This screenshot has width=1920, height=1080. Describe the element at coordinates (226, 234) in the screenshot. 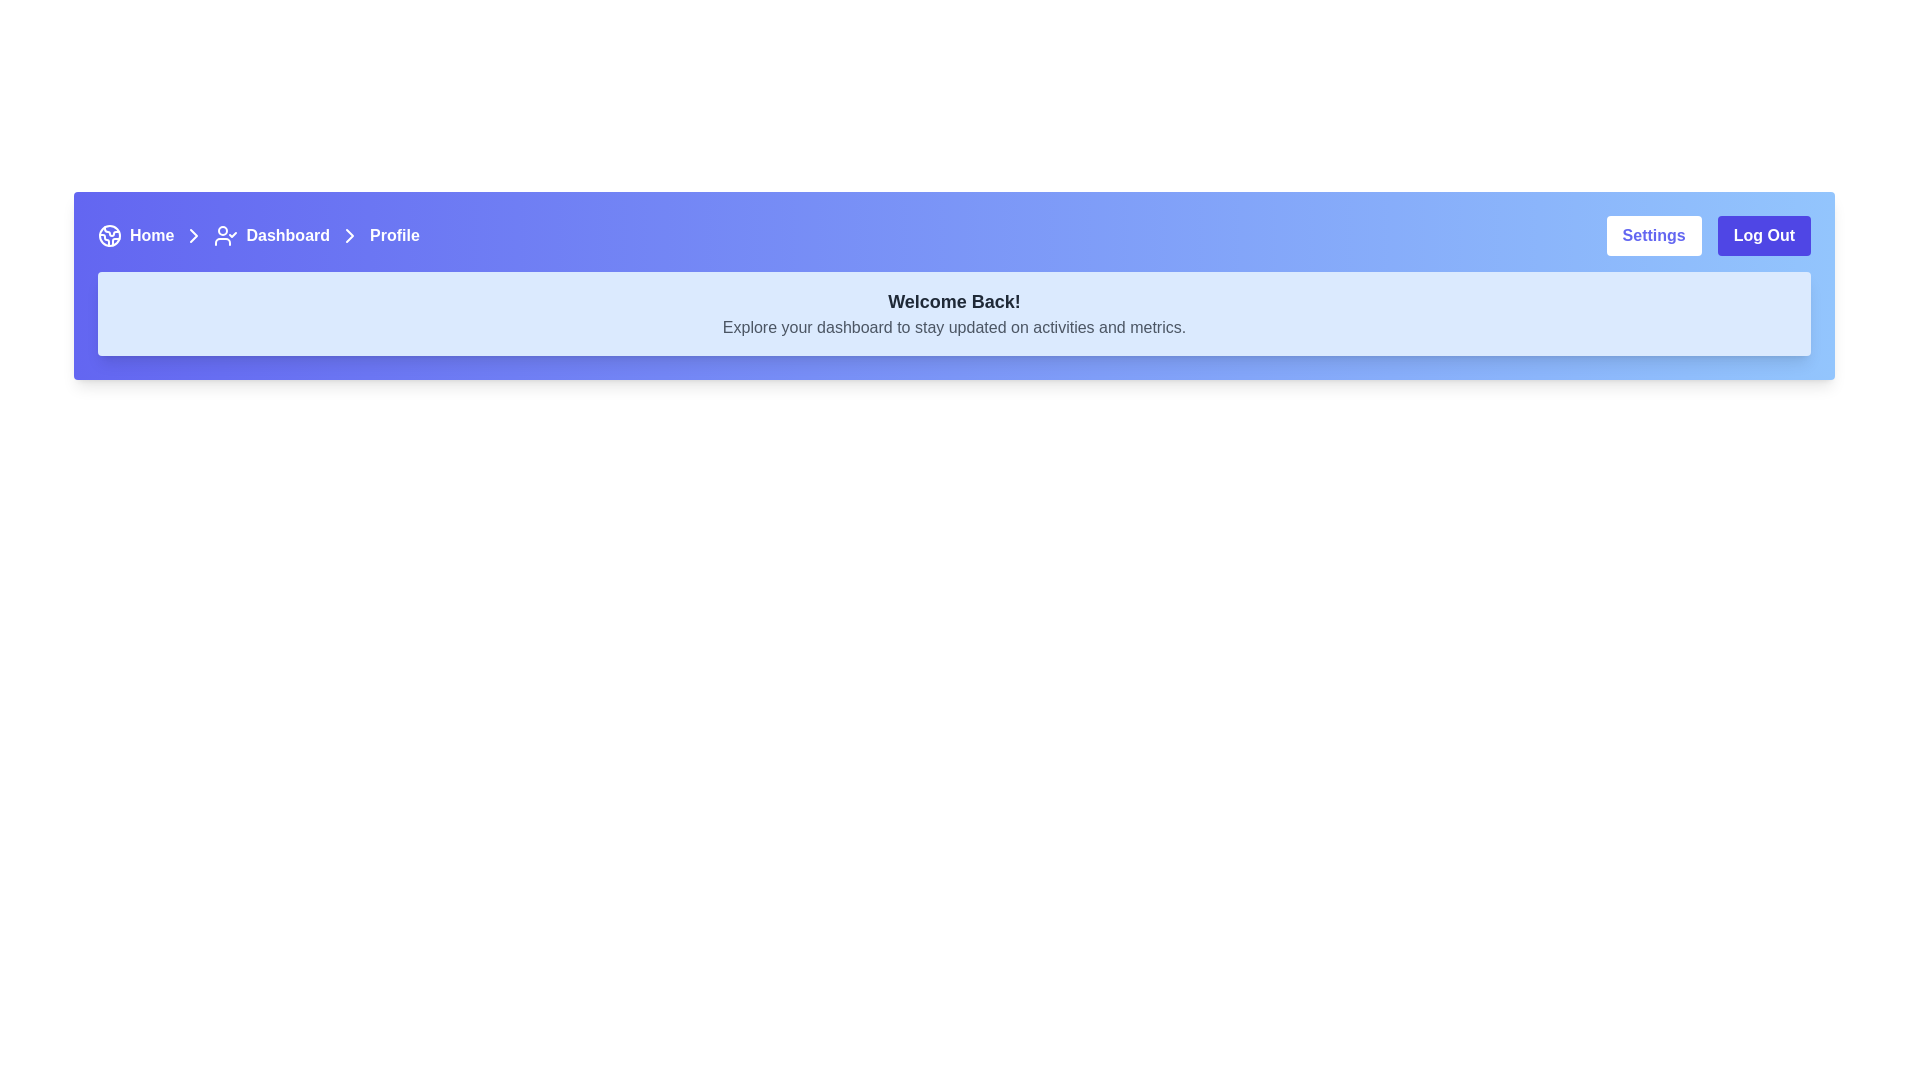

I see `the SVG icon representing a user with a checkmark, located in the breadcrumb navigation next to the 'Dashboard' label` at that location.